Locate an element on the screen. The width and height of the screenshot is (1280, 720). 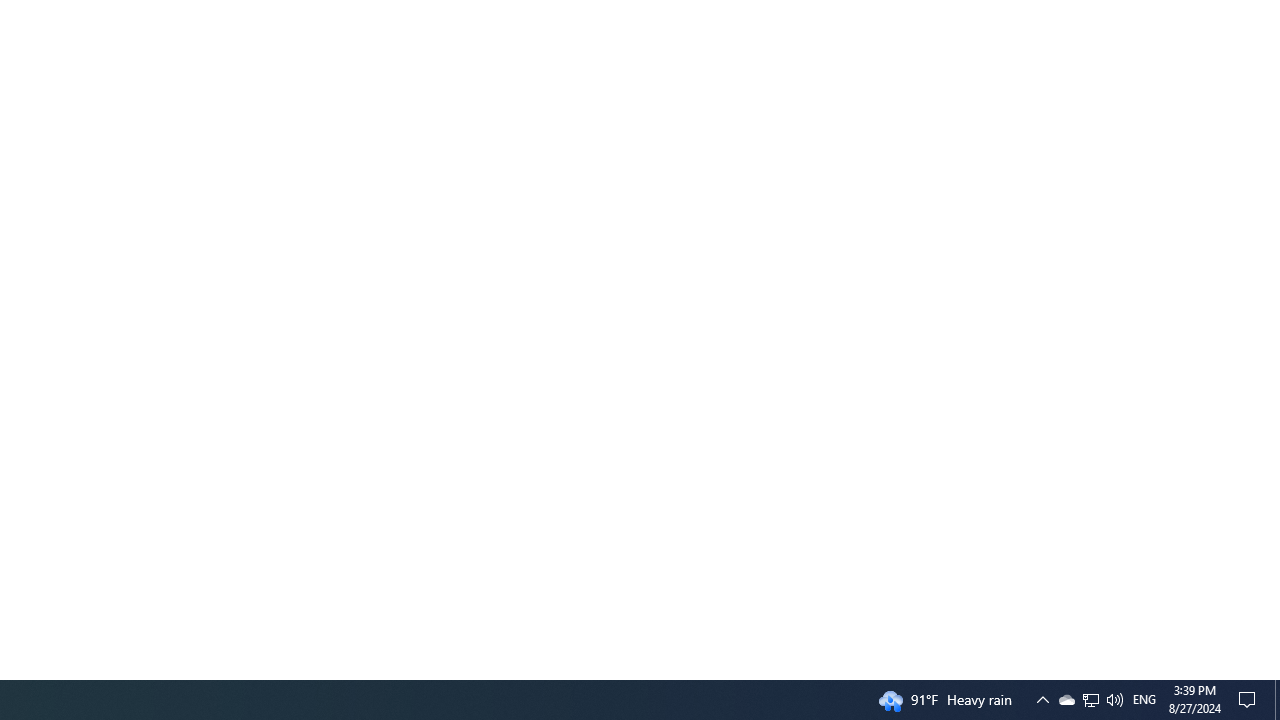
'User Promoted Notification Area' is located at coordinates (1090, 698).